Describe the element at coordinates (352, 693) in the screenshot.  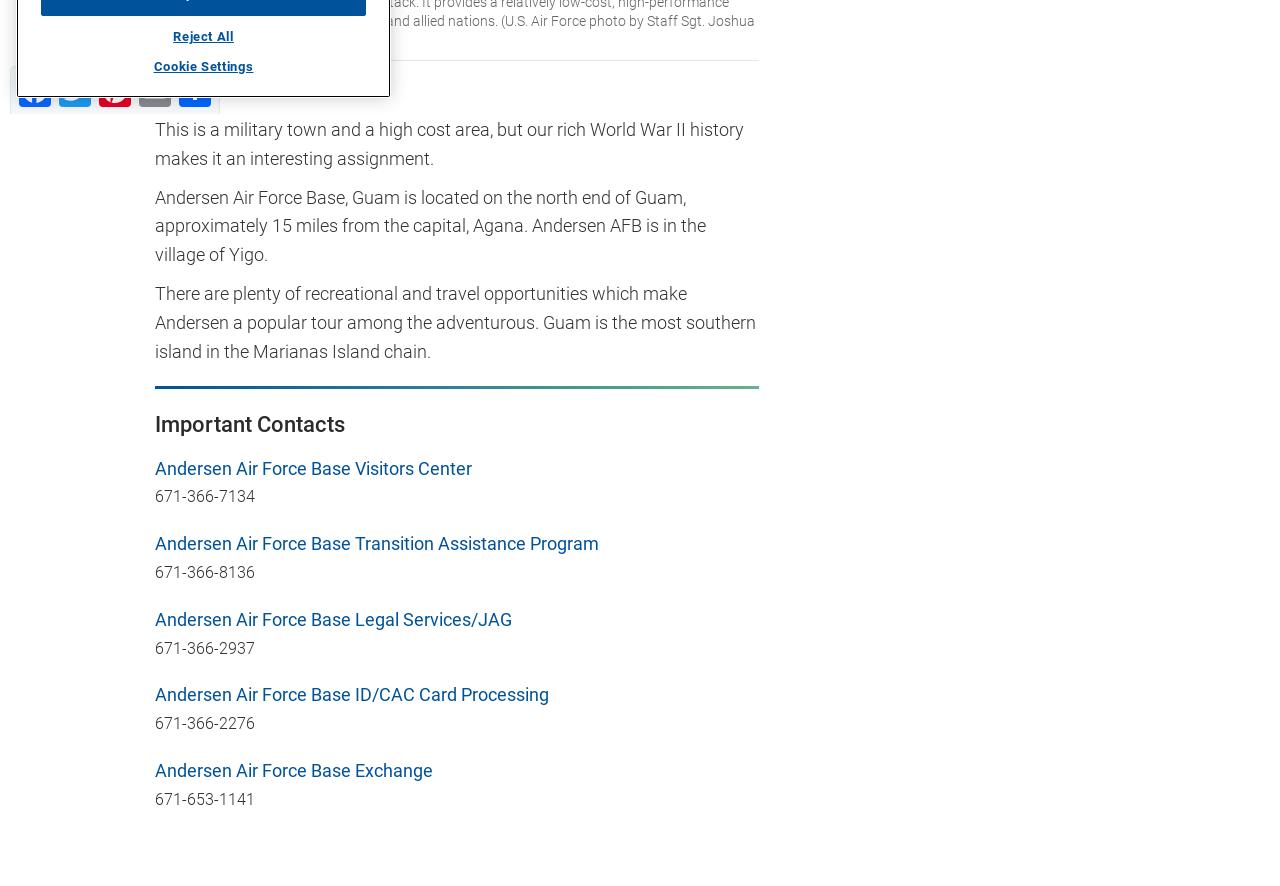
I see `'Andersen Air Force Base ID/CAC Card Processing'` at that location.